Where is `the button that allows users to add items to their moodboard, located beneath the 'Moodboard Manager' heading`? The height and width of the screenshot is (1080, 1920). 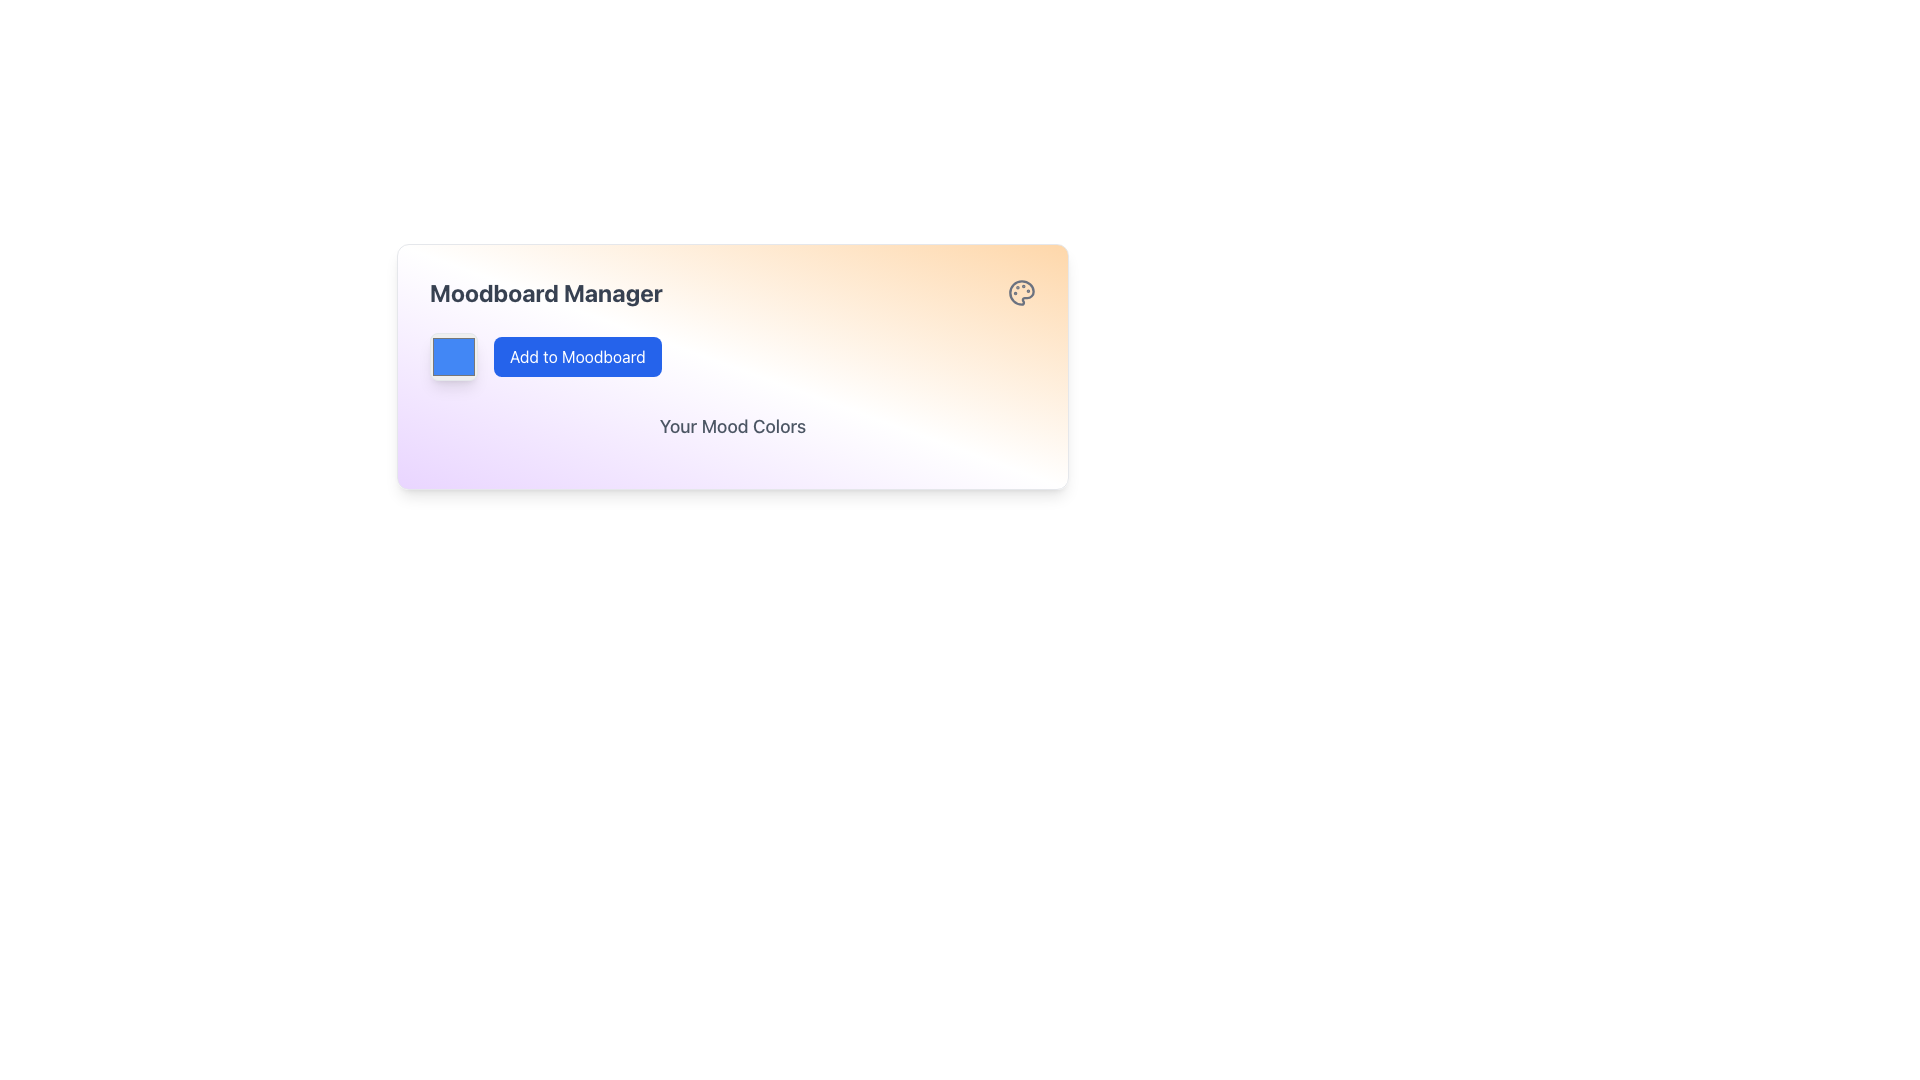 the button that allows users to add items to their moodboard, located beneath the 'Moodboard Manager' heading is located at coordinates (576, 356).